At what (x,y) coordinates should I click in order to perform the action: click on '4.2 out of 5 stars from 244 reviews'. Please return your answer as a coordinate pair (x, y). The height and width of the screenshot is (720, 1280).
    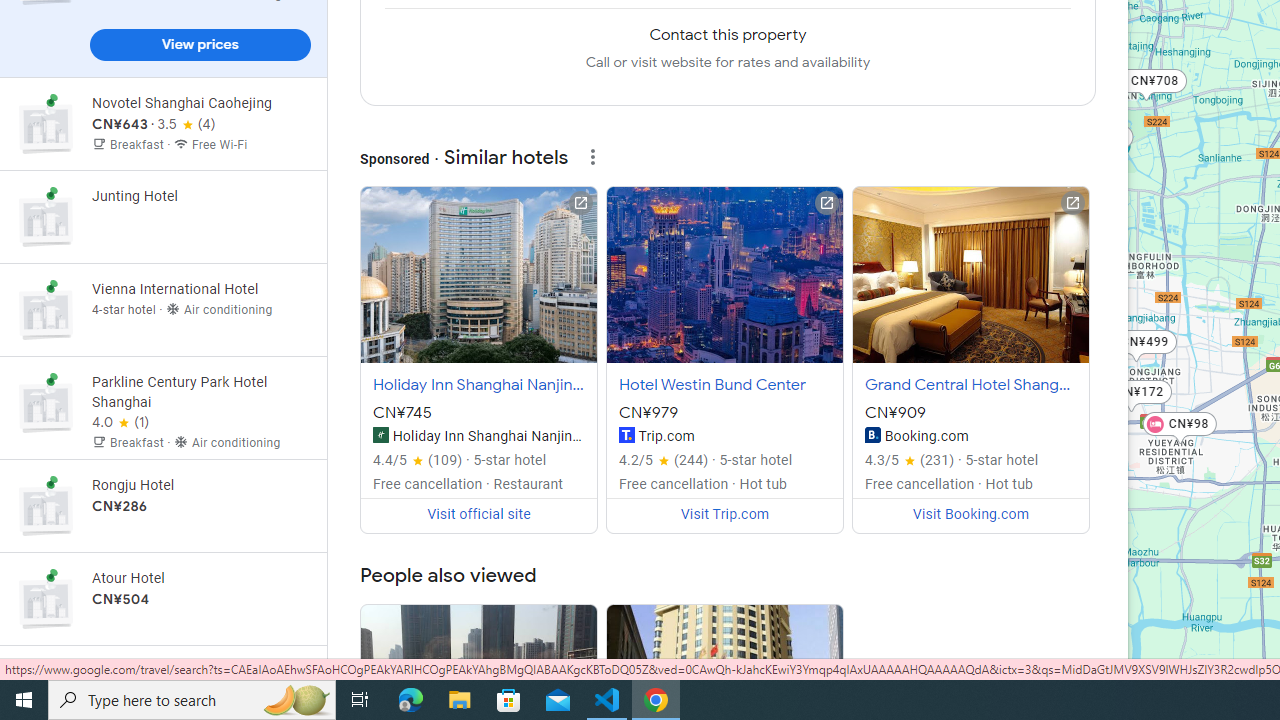
    Looking at the image, I should click on (664, 460).